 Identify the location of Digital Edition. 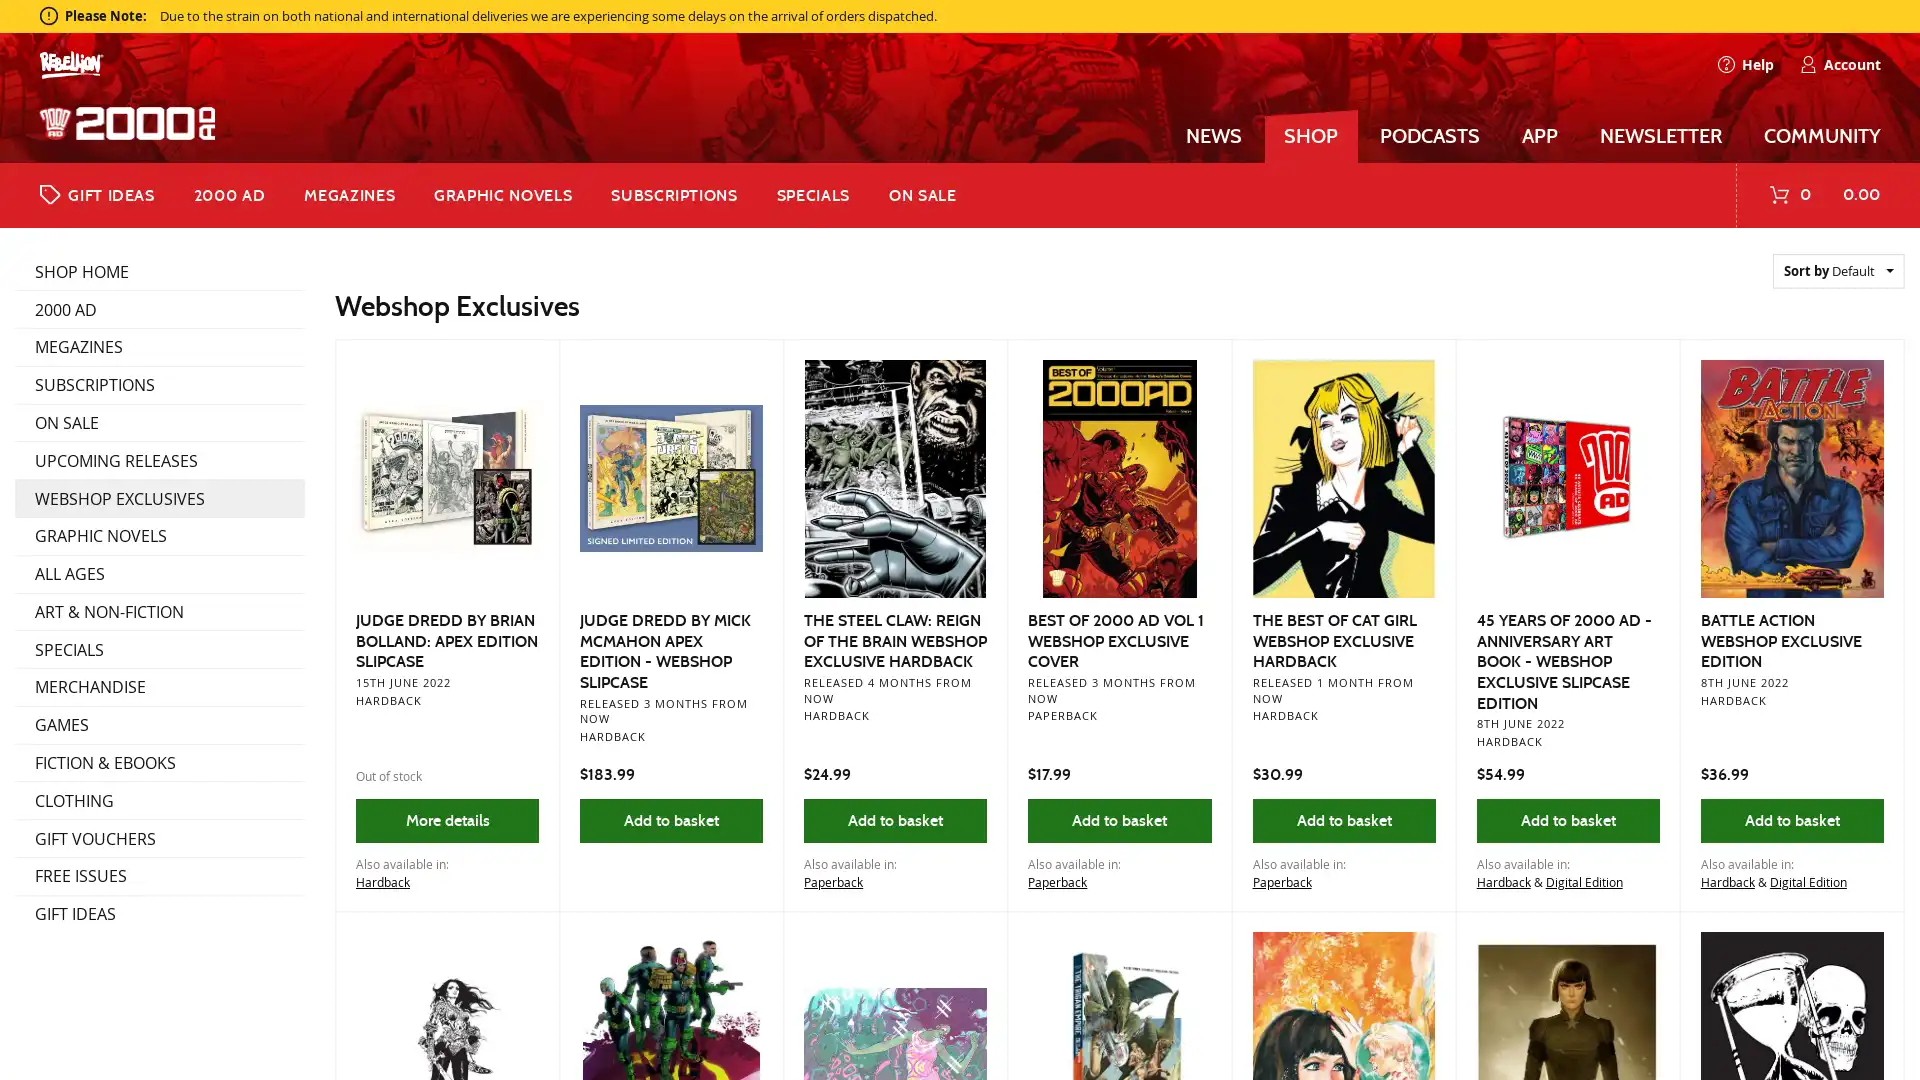
(1807, 881).